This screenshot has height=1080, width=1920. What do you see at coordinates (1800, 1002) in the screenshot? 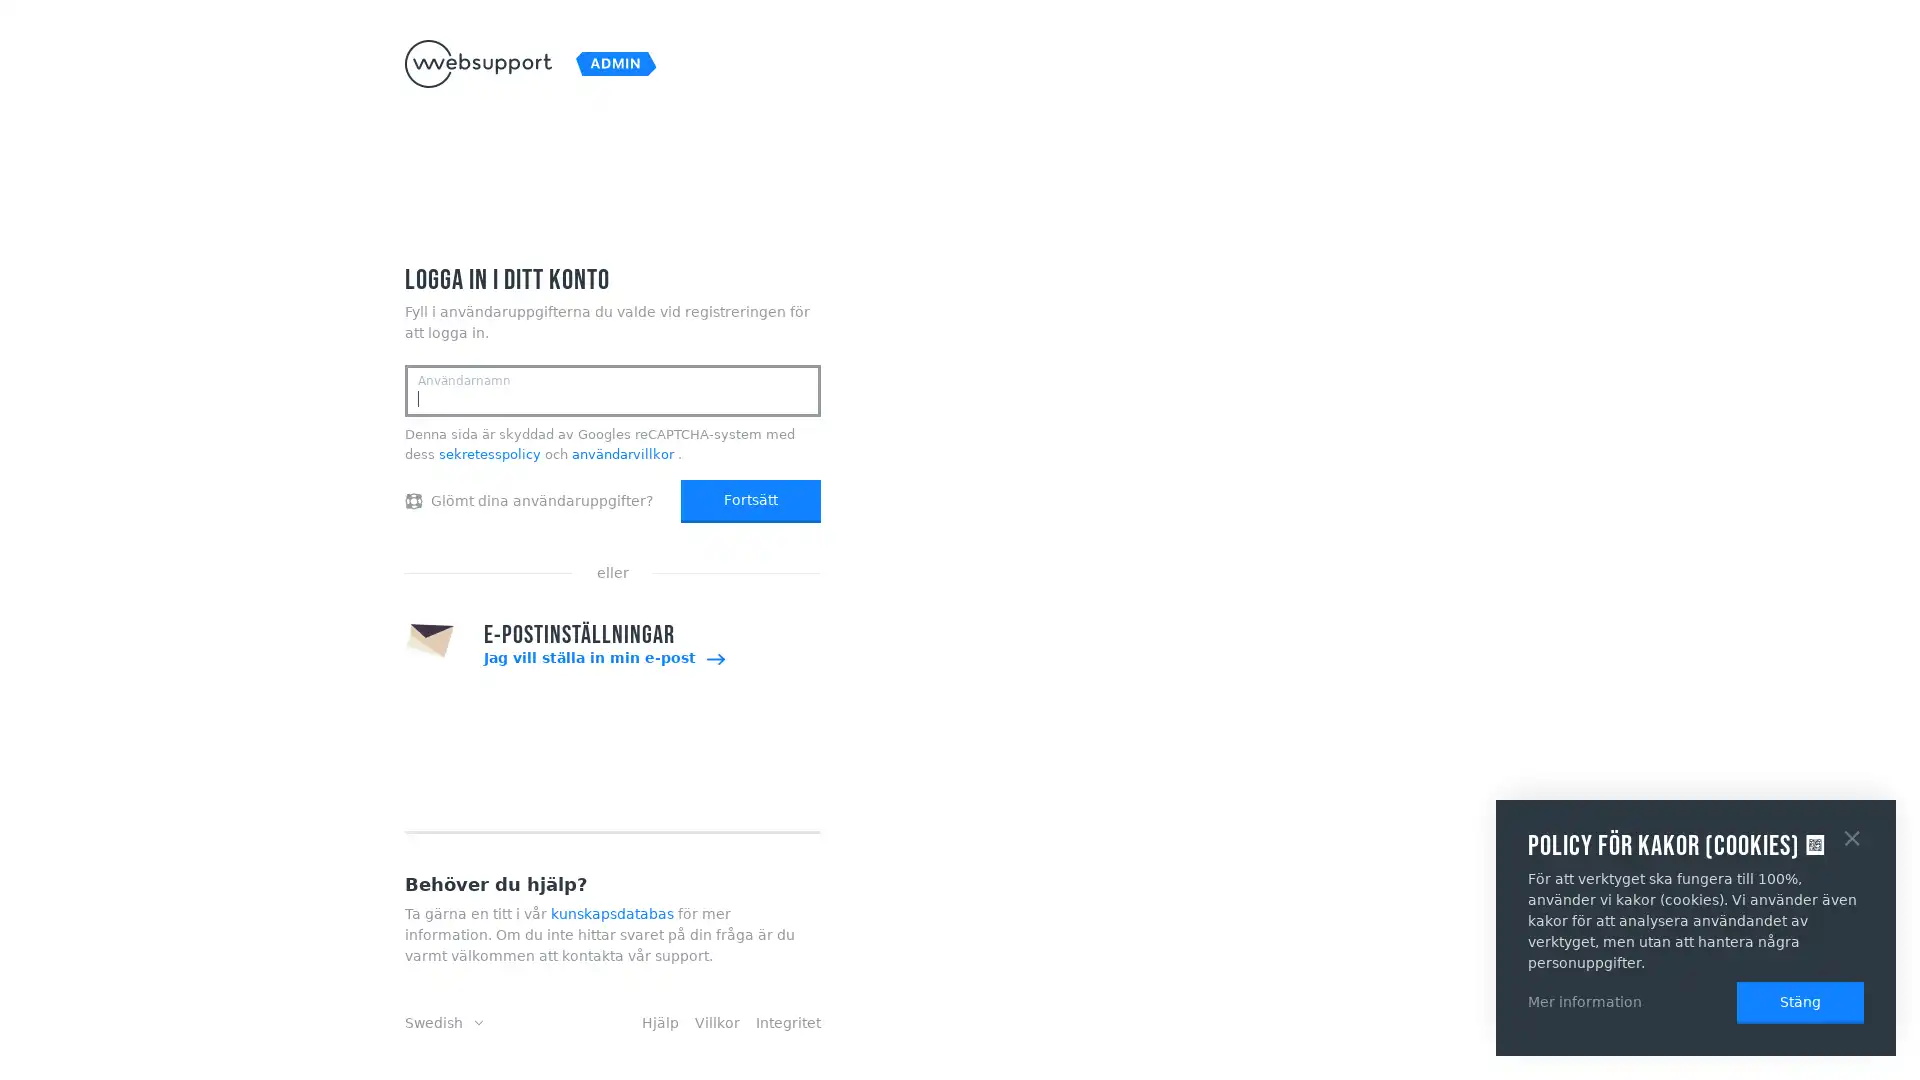
I see `Stang` at bounding box center [1800, 1002].